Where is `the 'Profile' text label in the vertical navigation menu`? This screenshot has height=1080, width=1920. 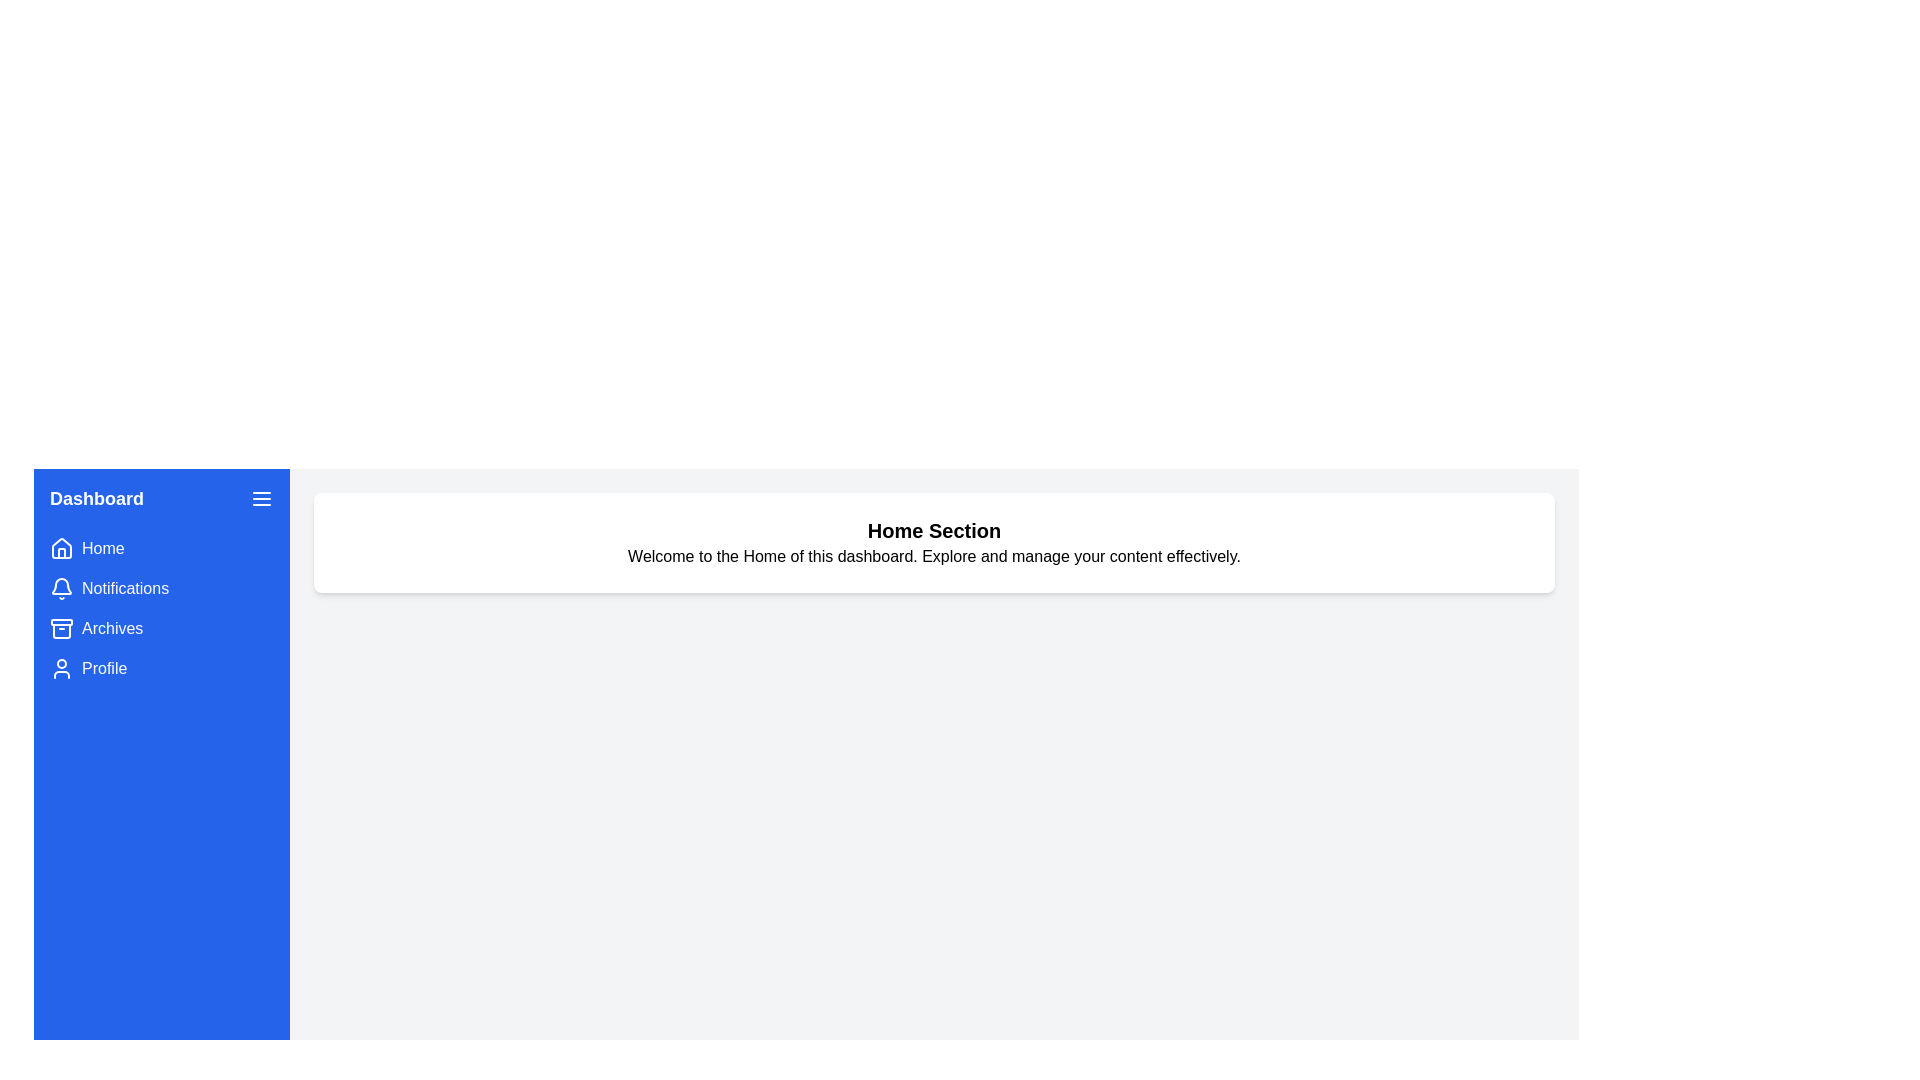
the 'Profile' text label in the vertical navigation menu is located at coordinates (103, 668).